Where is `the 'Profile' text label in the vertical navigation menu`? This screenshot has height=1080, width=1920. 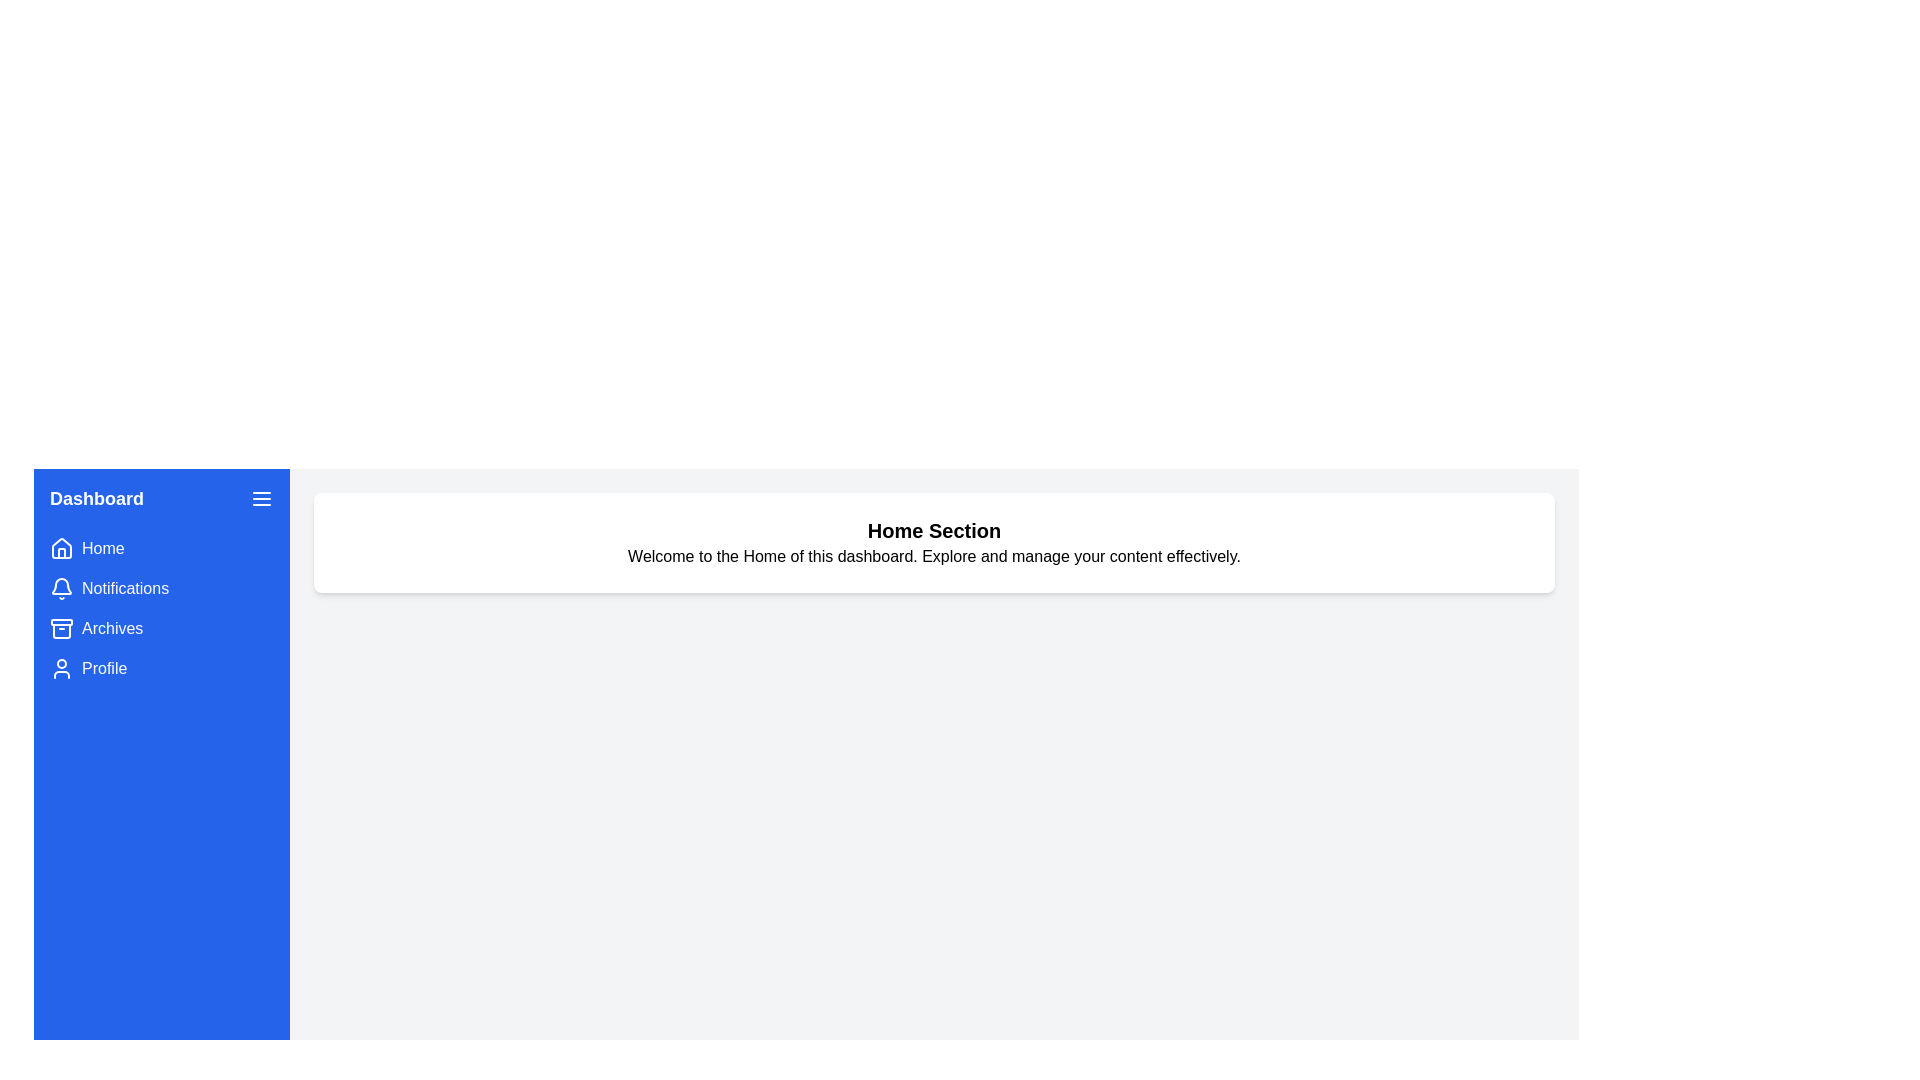
the 'Profile' text label in the vertical navigation menu is located at coordinates (103, 668).